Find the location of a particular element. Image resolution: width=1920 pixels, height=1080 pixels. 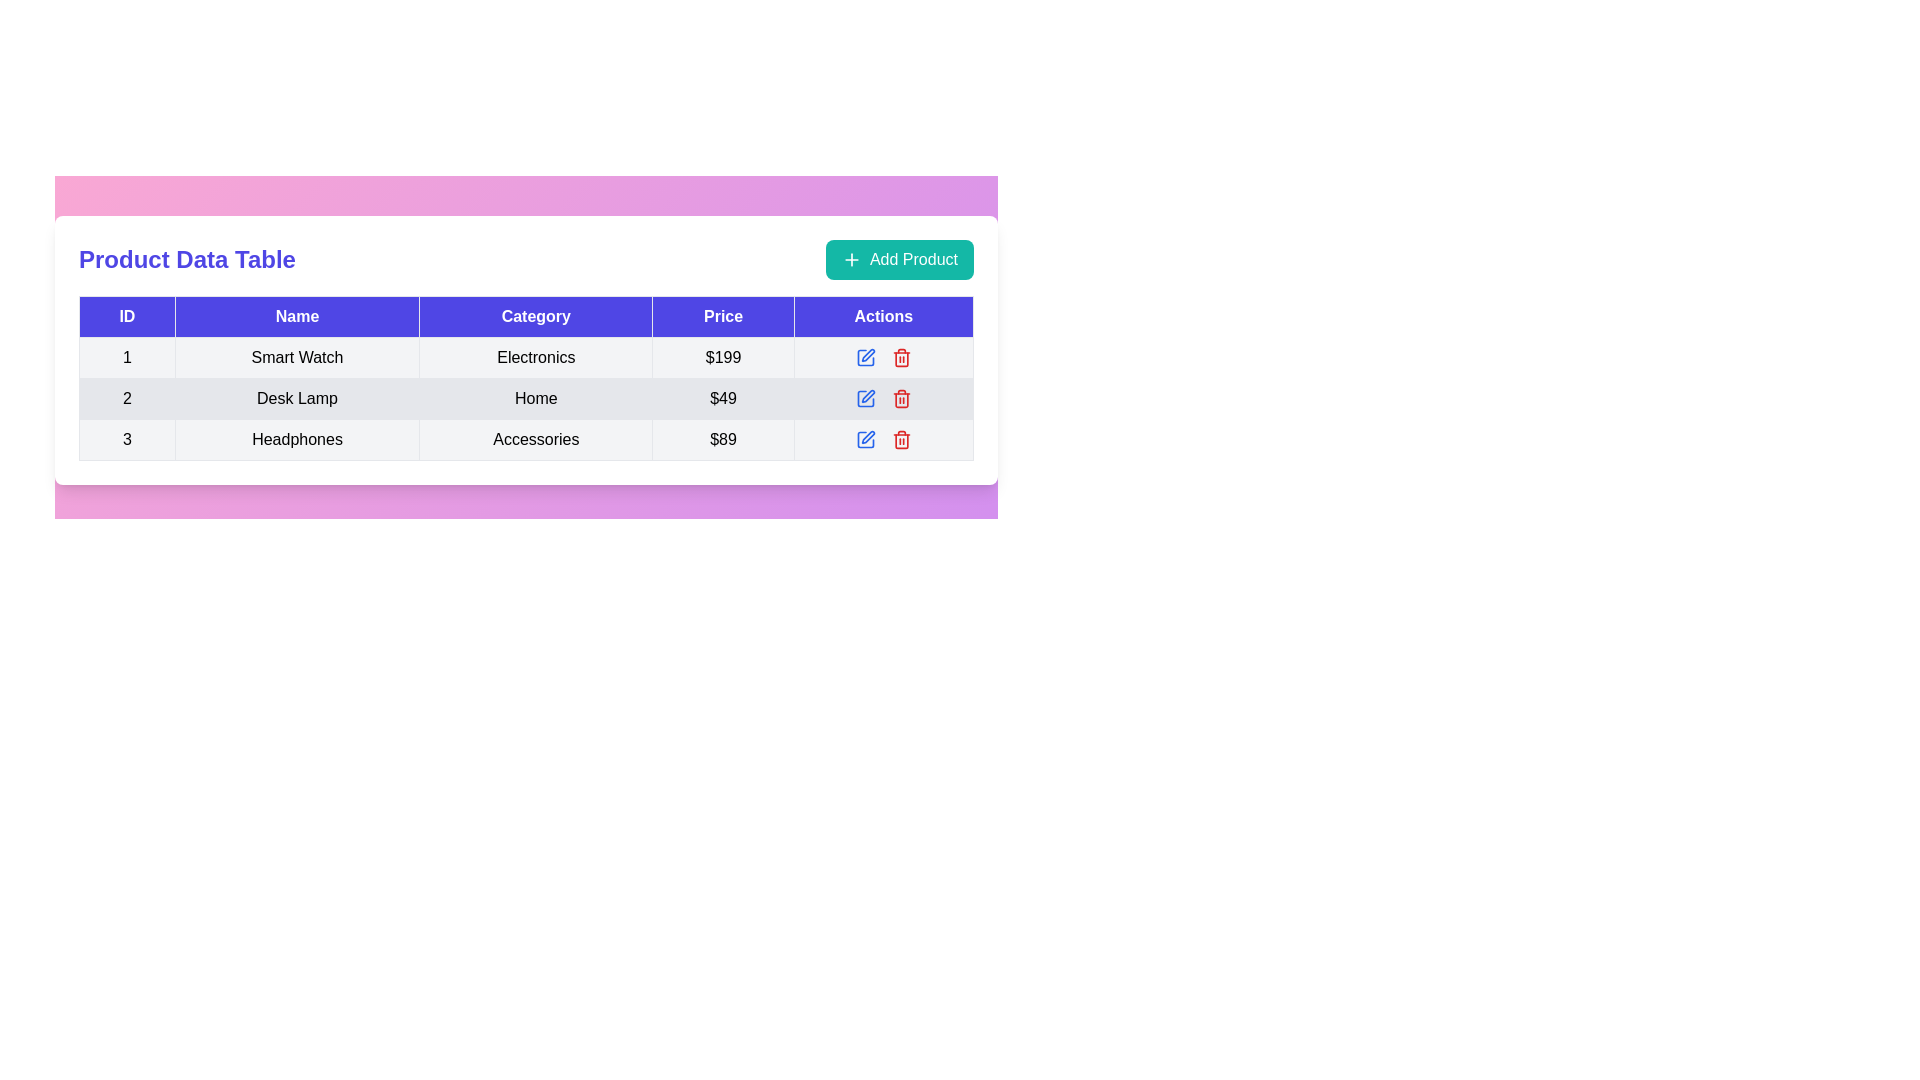

the header label containing the text 'Price' which is styled with a blue background and white font, positioned as the fourth element in a horizontal header row is located at coordinates (722, 315).